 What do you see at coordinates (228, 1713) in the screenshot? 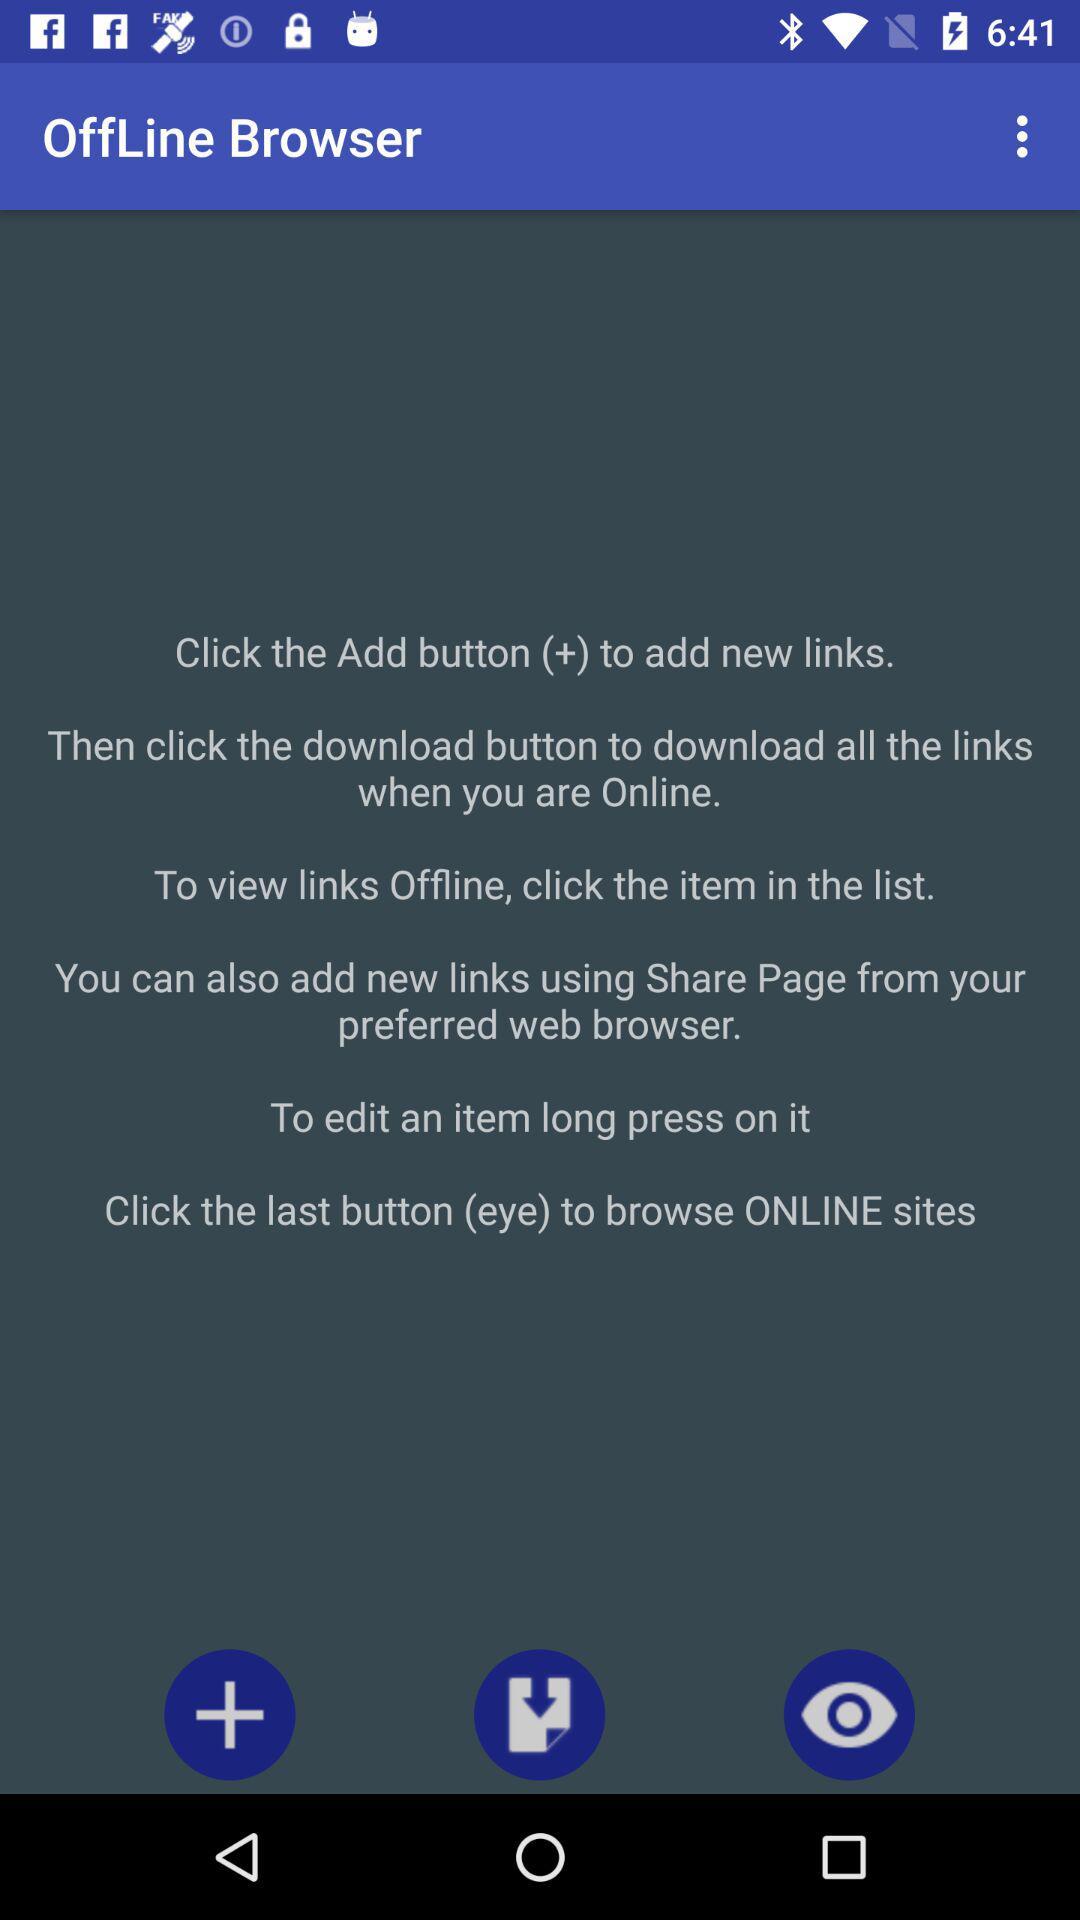
I see `the add icon` at bounding box center [228, 1713].